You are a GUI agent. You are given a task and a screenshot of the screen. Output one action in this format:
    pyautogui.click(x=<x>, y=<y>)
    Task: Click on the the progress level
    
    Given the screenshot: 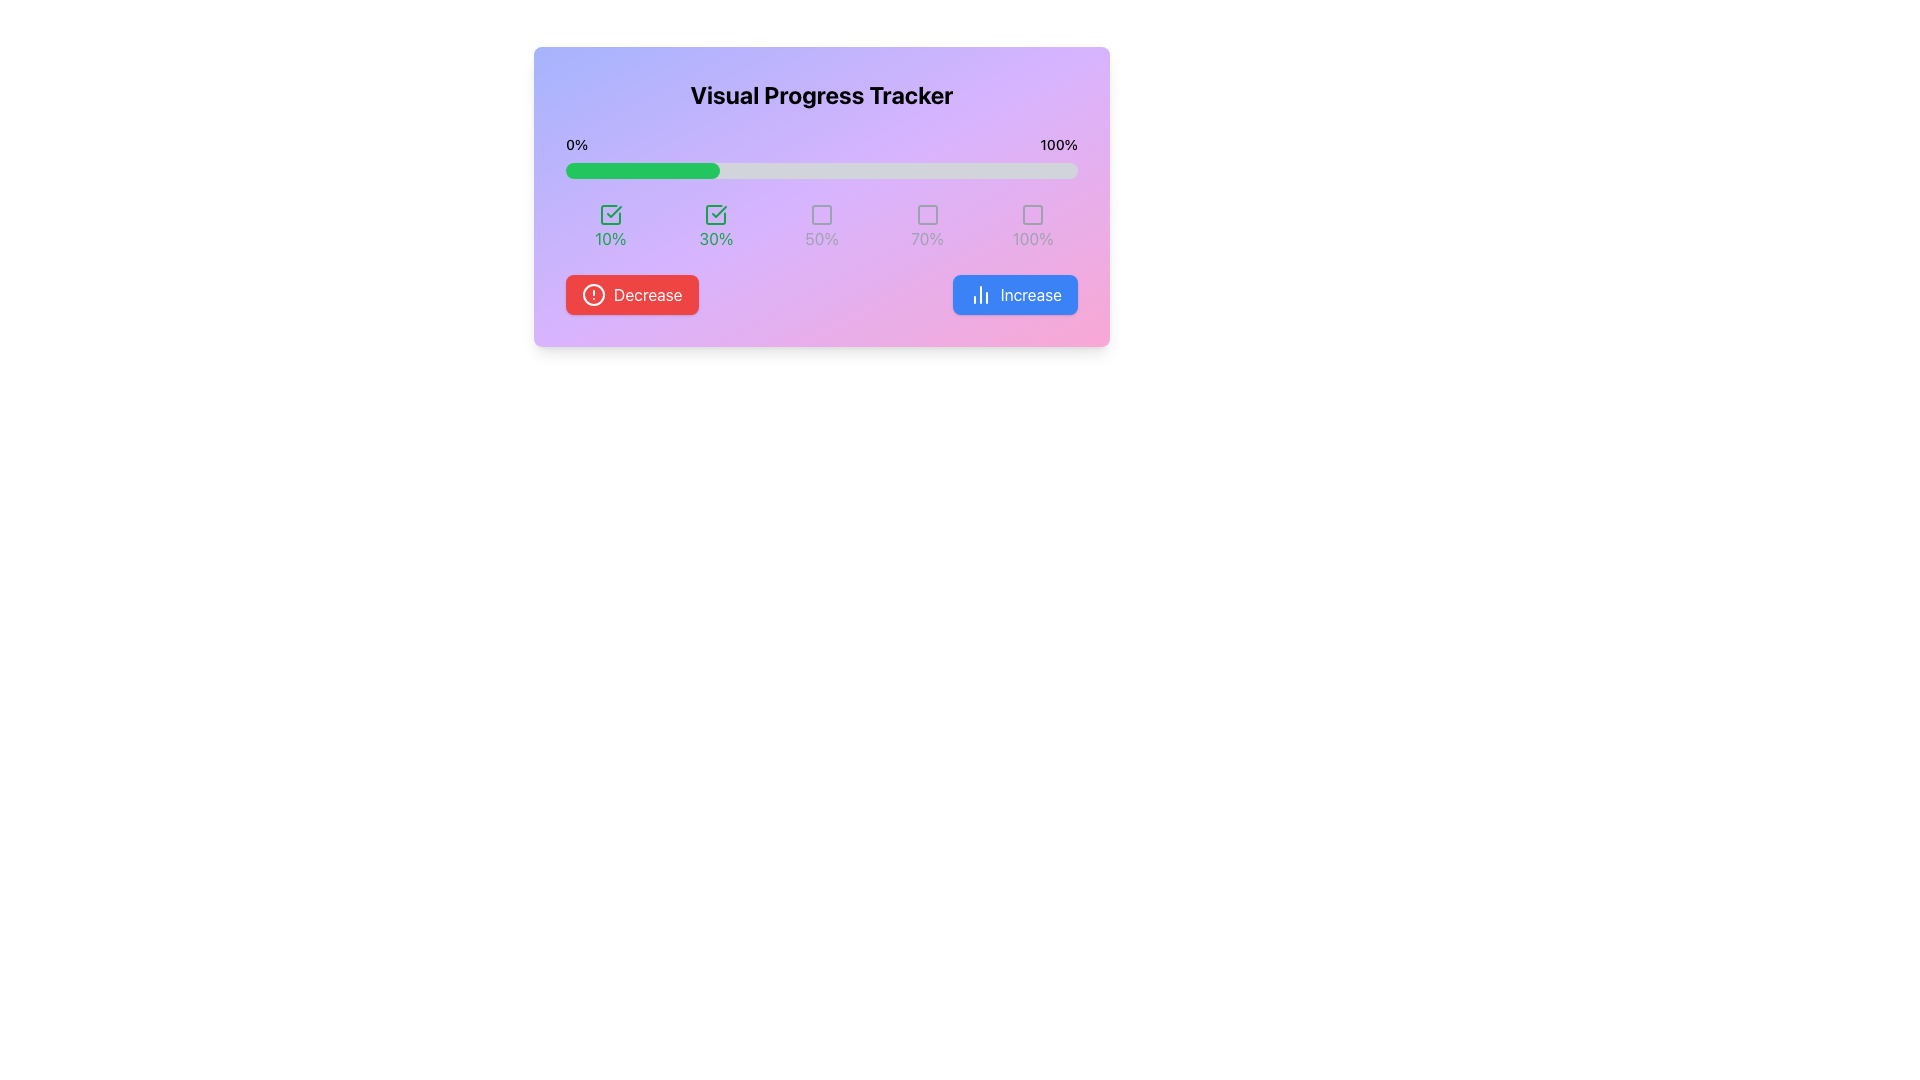 What is the action you would take?
    pyautogui.click(x=863, y=169)
    